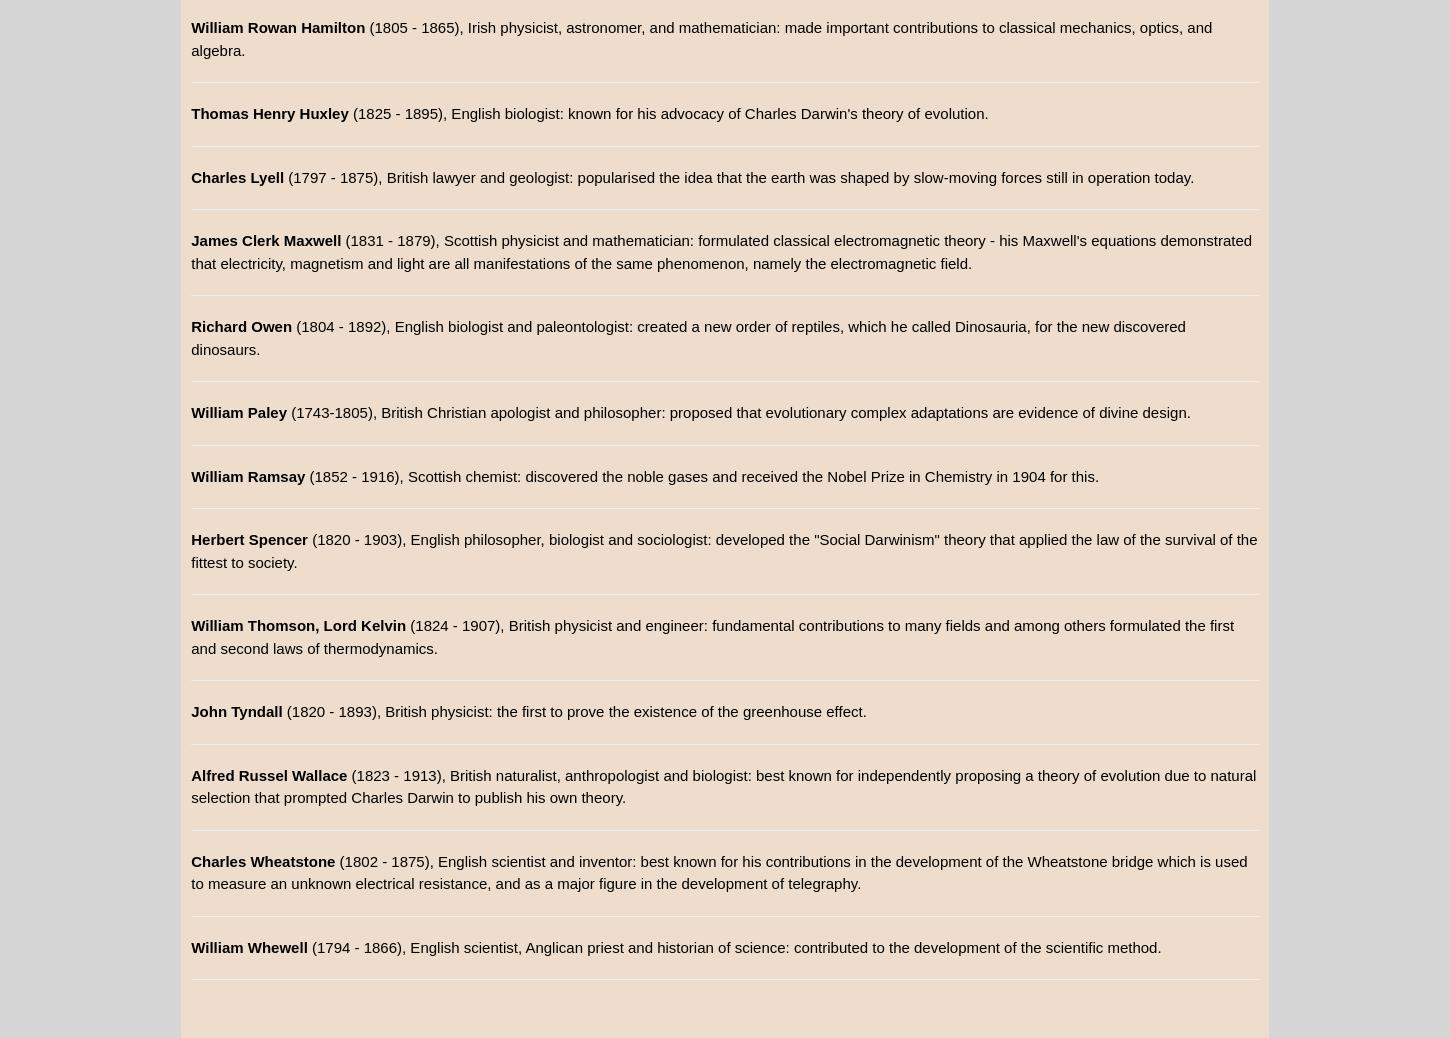 The image size is (1450, 1038). What do you see at coordinates (687, 337) in the screenshot?
I see `'(1804 - 1892), English biologist and paleontologist: created a new order of reptiles, which he called Dinosauria, for the new discovered dinosaurs.'` at bounding box center [687, 337].